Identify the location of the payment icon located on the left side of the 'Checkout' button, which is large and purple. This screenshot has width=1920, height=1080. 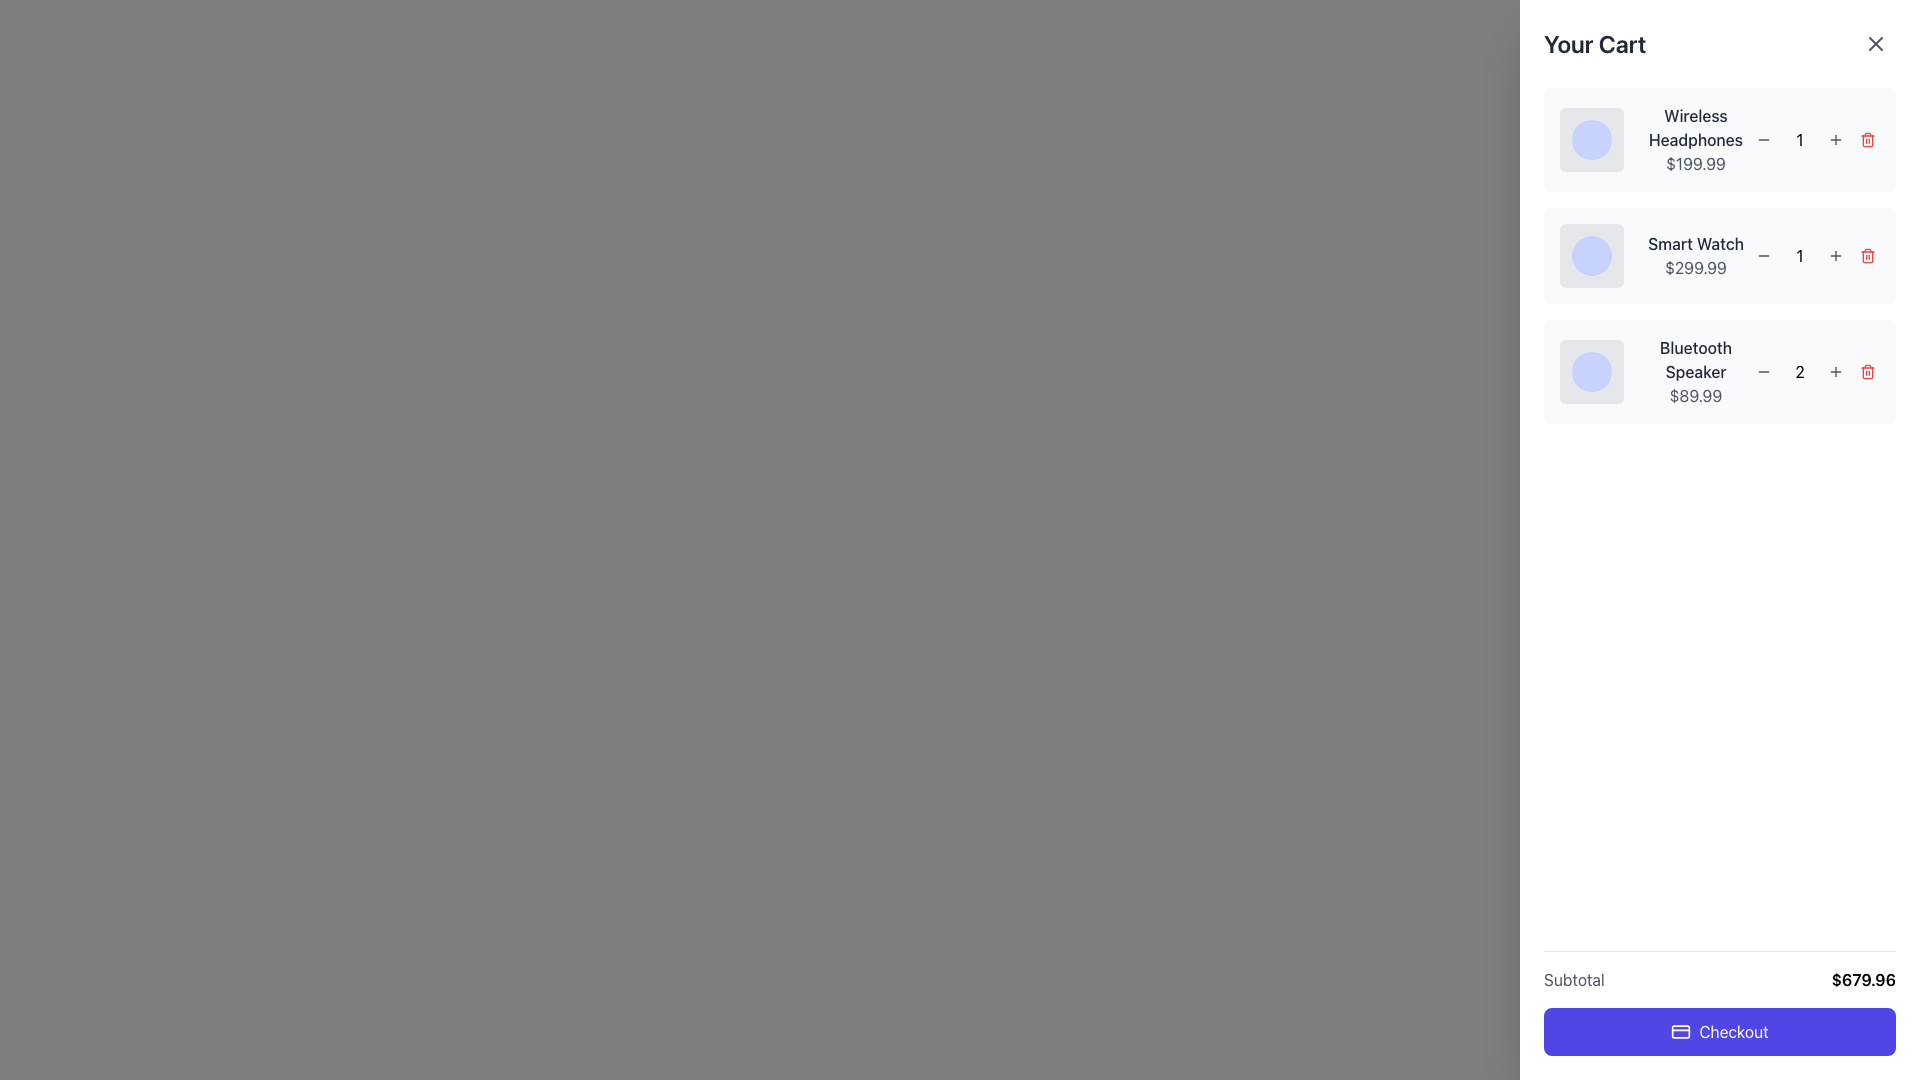
(1680, 1032).